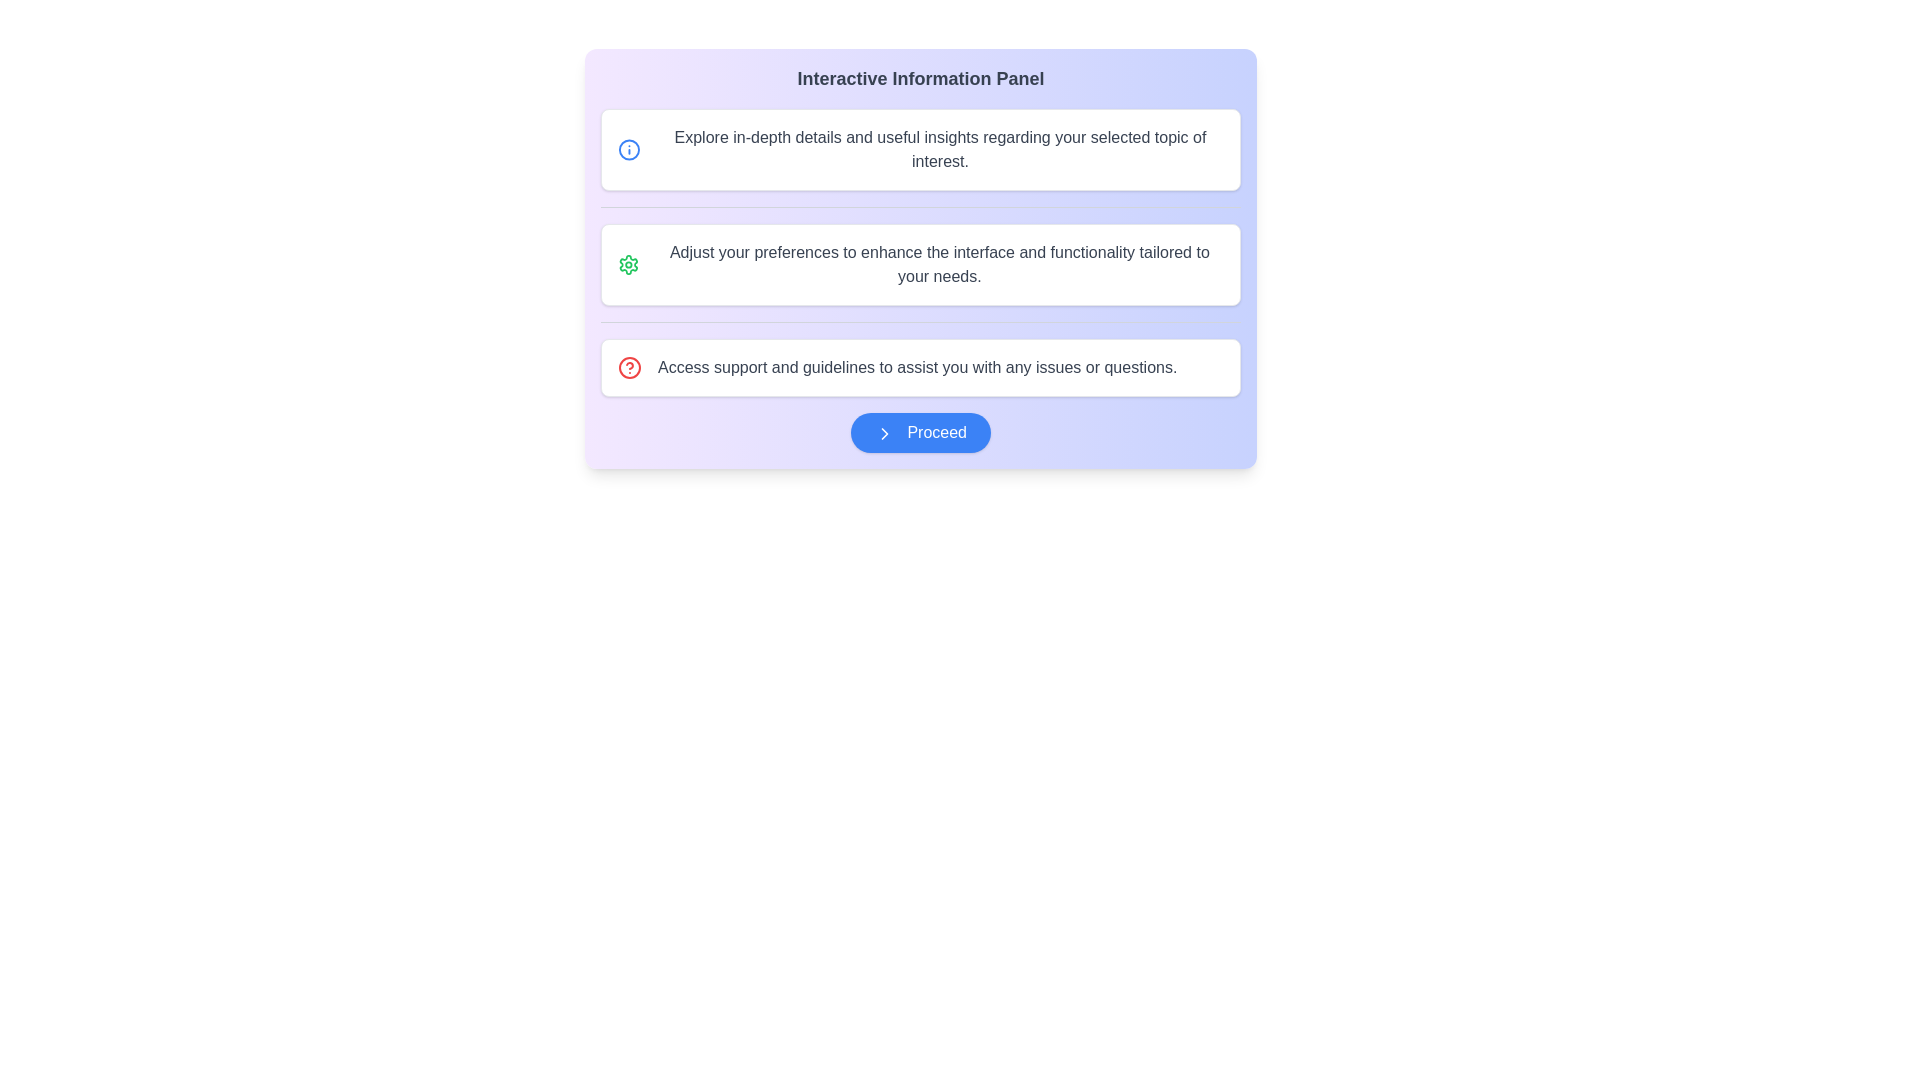  I want to click on the visual divider located between the second and third informational sections of the Interactive Information Panel, which is positioned below the preferences section and above the support section, so click(920, 321).